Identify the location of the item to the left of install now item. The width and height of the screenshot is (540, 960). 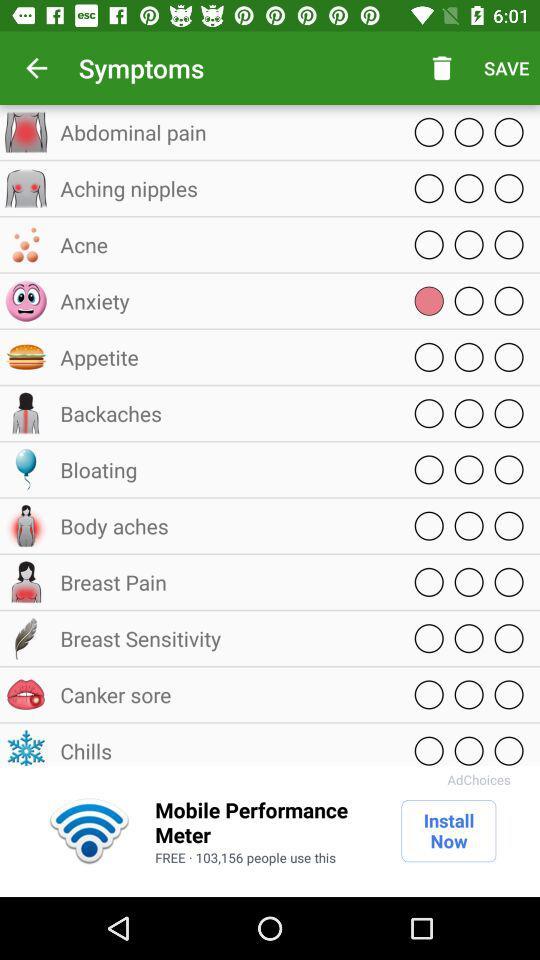
(268, 822).